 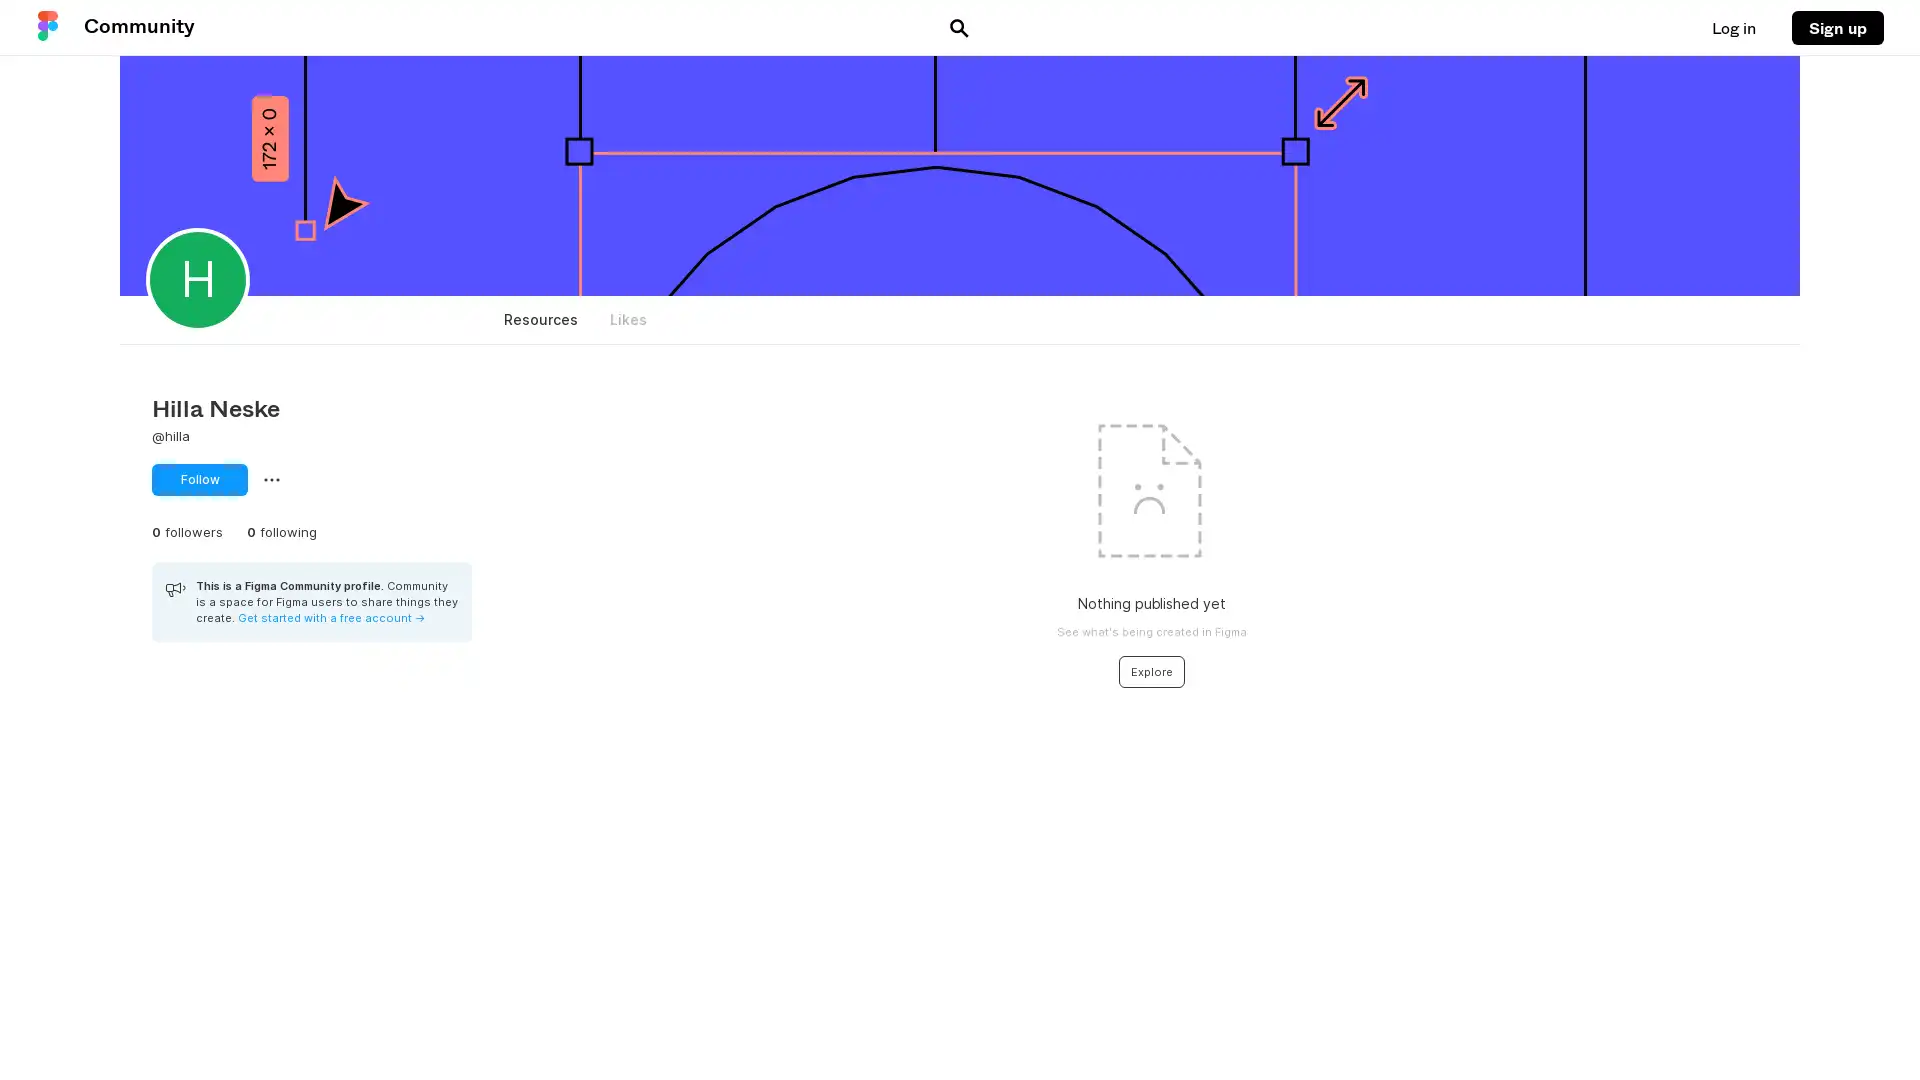 I want to click on Explore, so click(x=1151, y=671).